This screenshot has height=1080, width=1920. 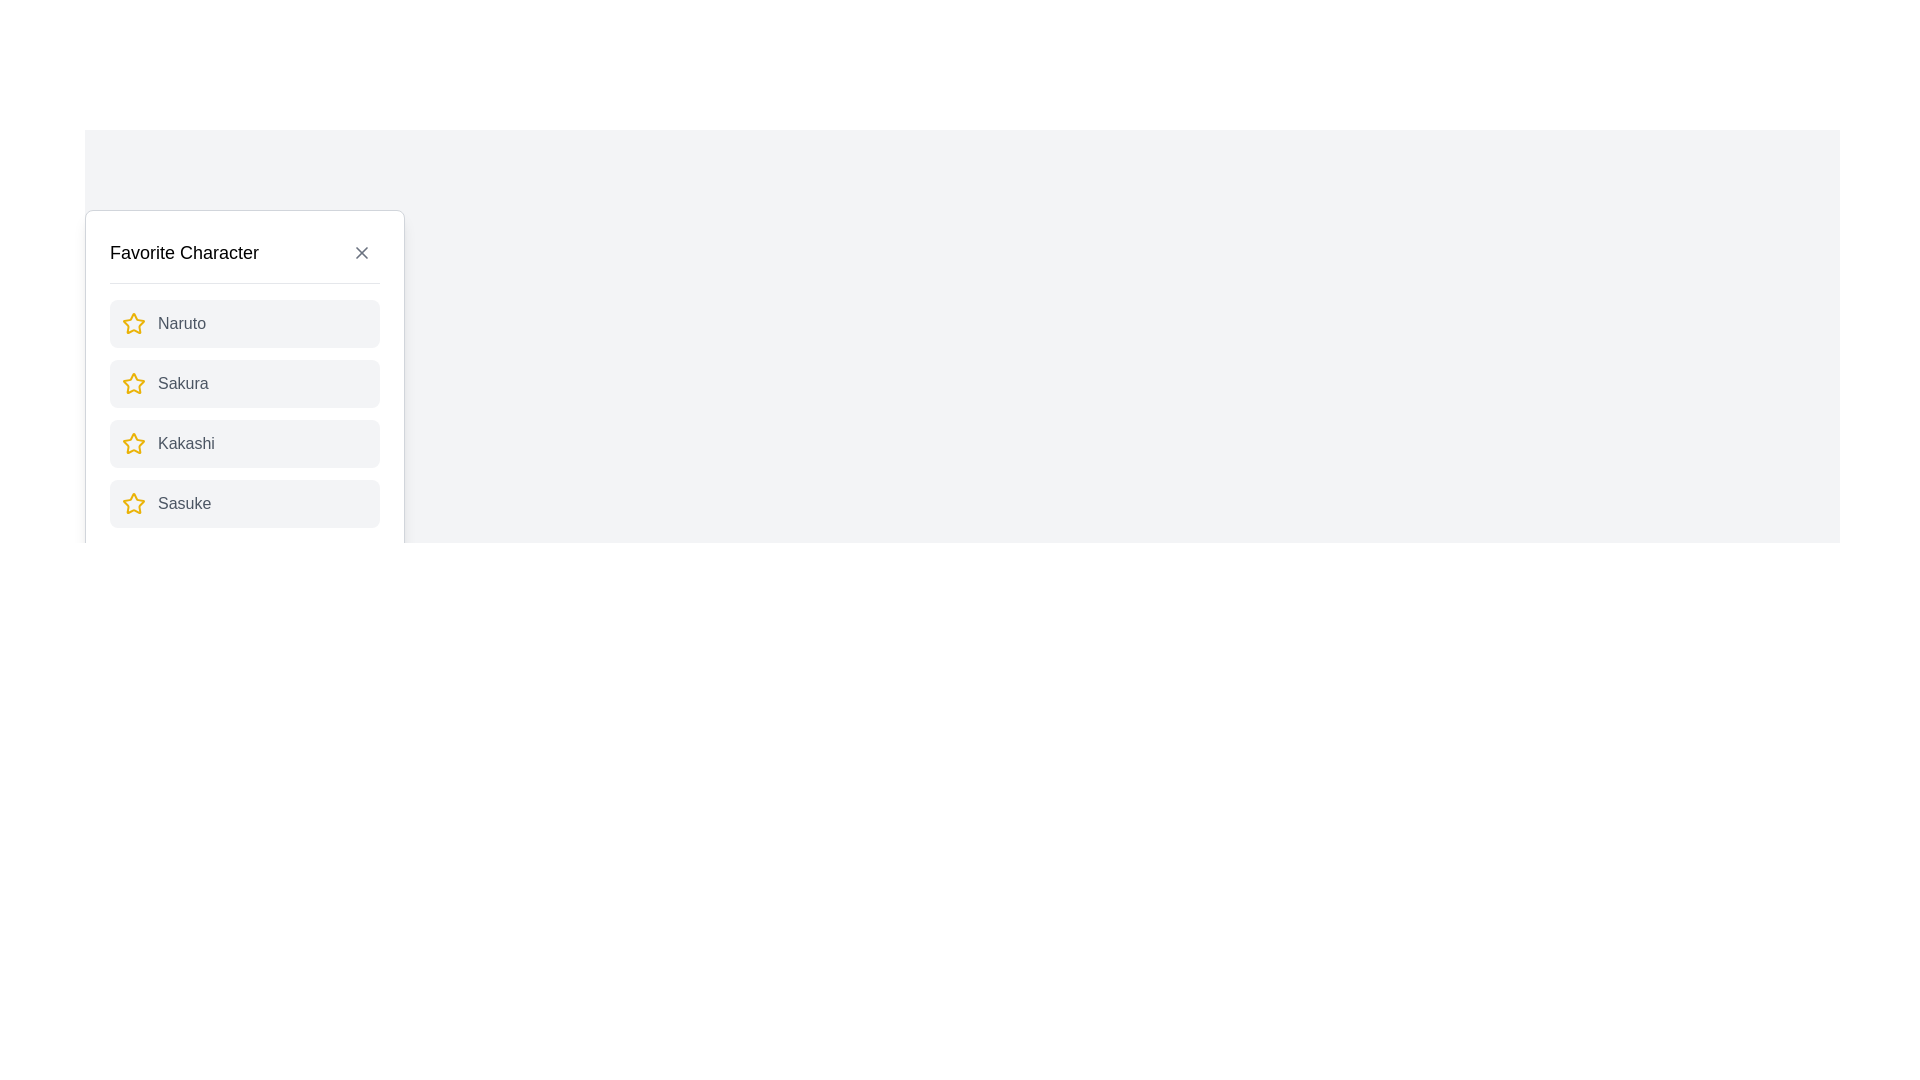 What do you see at coordinates (361, 252) in the screenshot?
I see `the close button located at the top-right corner of the 'Favorite Character' section` at bounding box center [361, 252].